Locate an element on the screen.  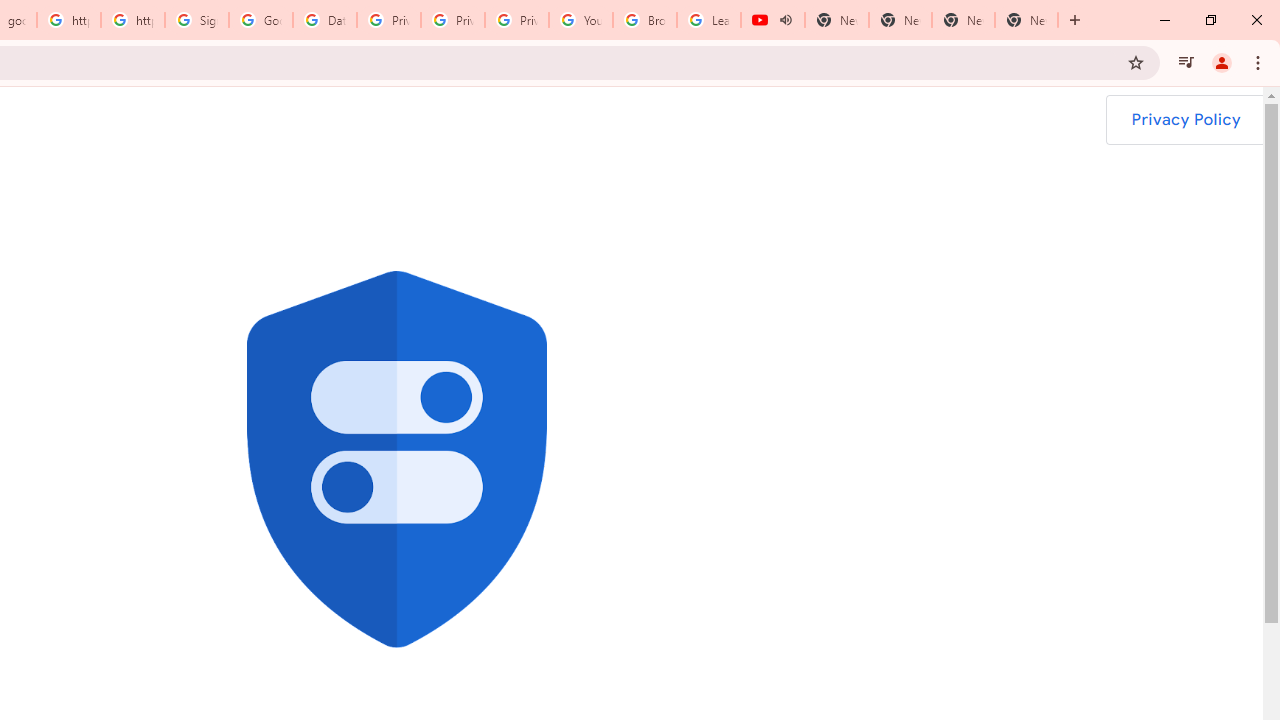
'Privacy Policy' is located at coordinates (1185, 119).